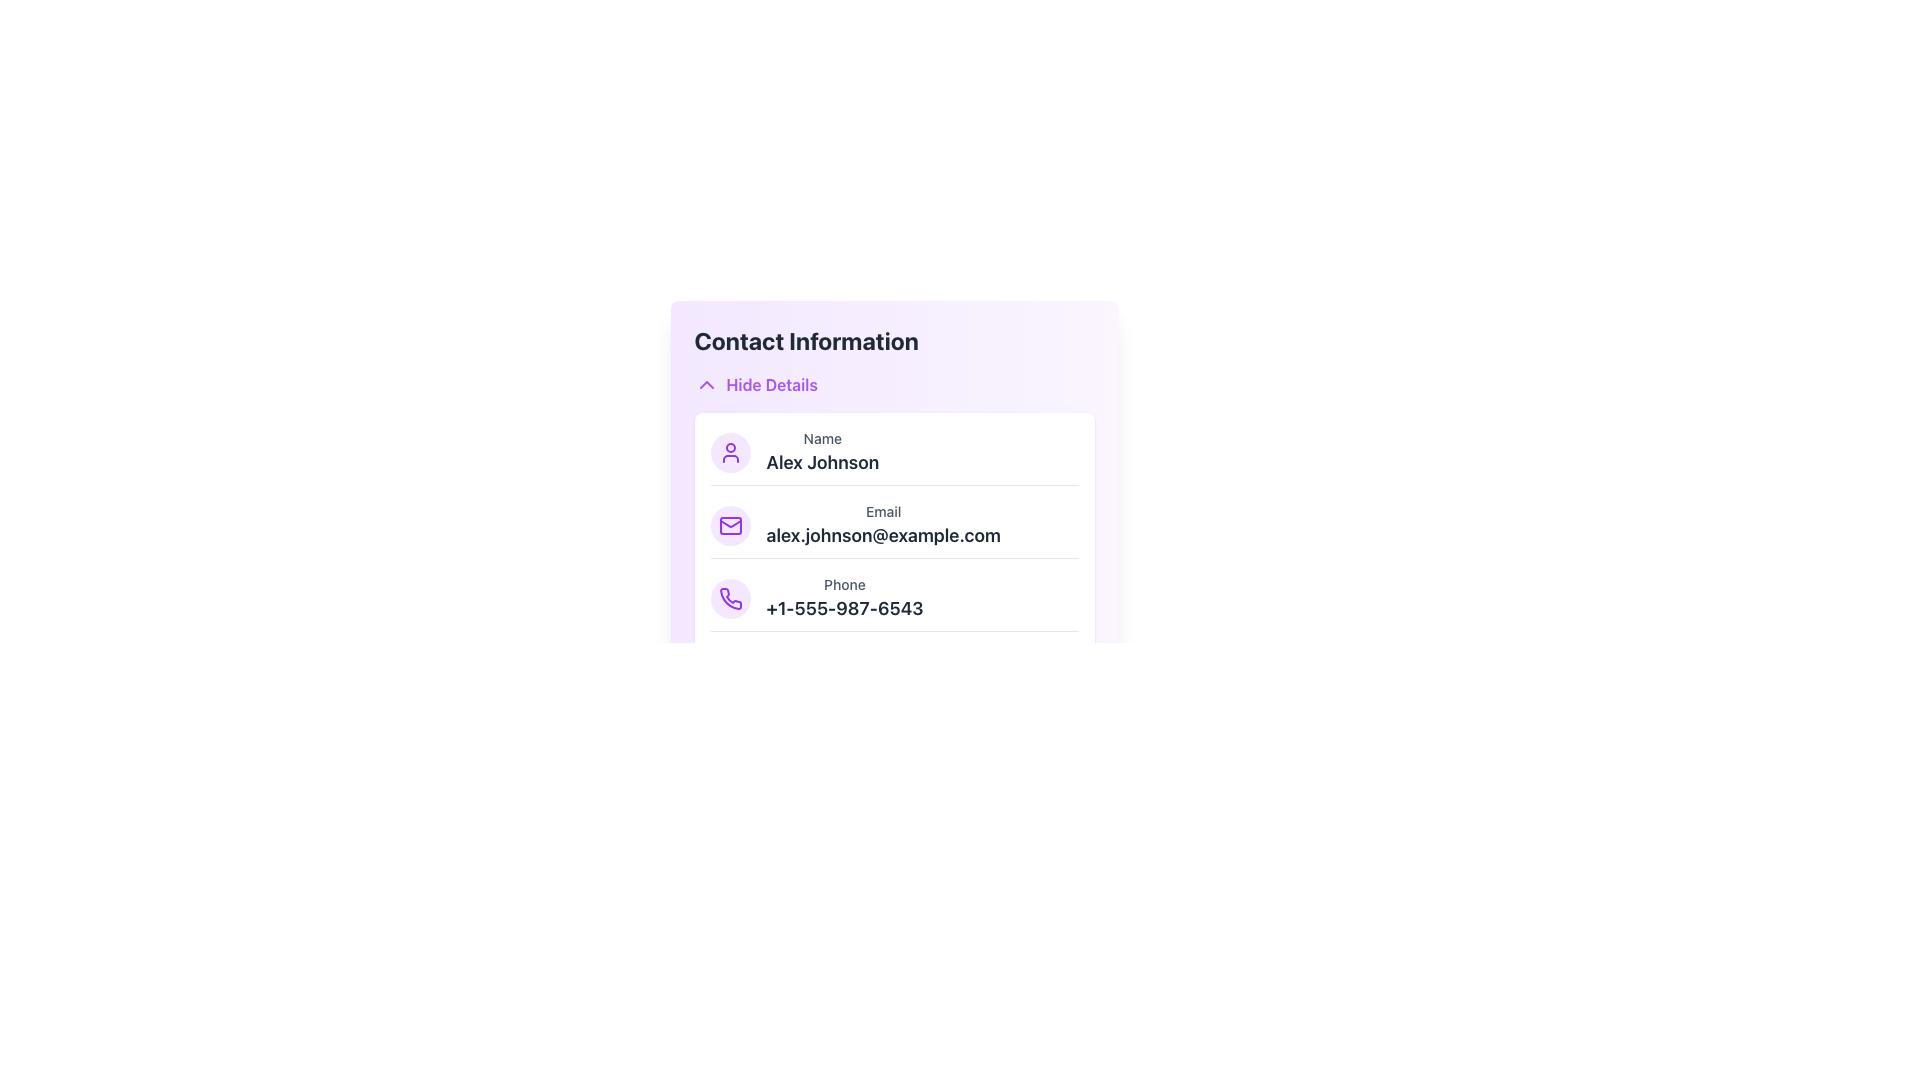 The width and height of the screenshot is (1920, 1080). Describe the element at coordinates (822, 462) in the screenshot. I see `the text label displaying 'Alex Johnson', which is positioned beneath the label 'Name' in the 'Contact Information' section` at that location.